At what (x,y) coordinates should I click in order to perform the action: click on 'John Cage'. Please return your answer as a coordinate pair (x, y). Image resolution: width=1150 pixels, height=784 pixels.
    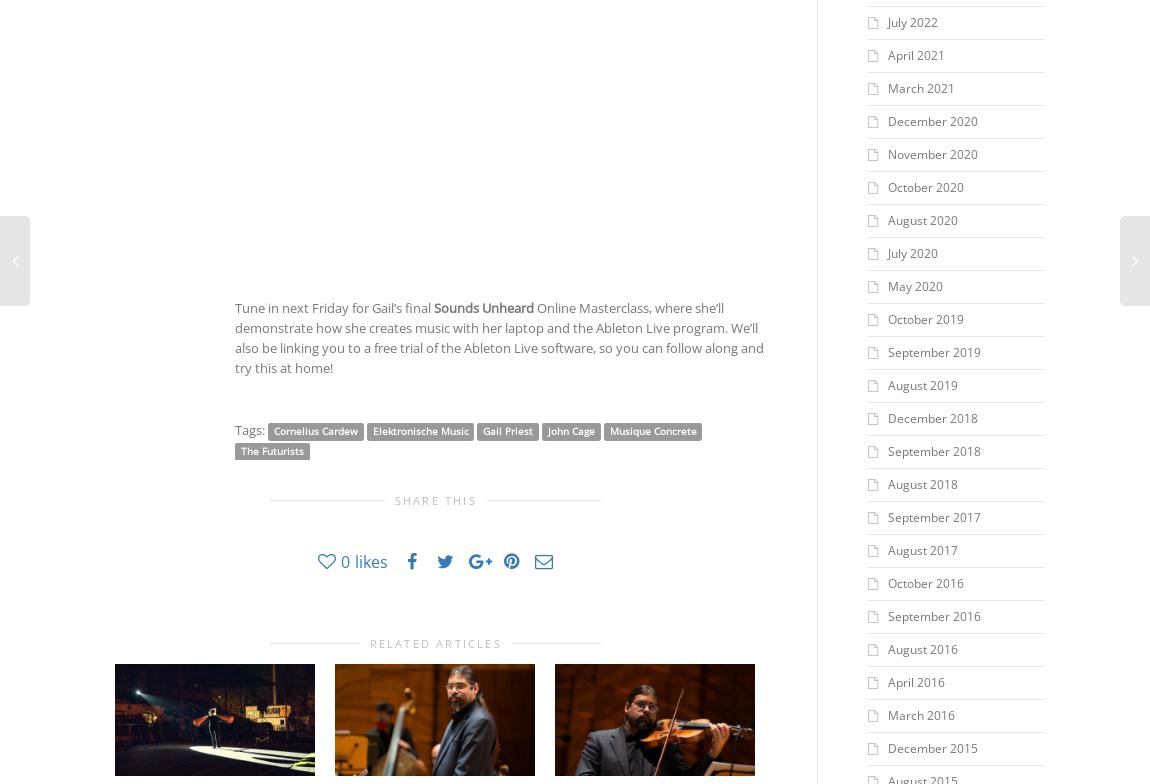
    Looking at the image, I should click on (570, 430).